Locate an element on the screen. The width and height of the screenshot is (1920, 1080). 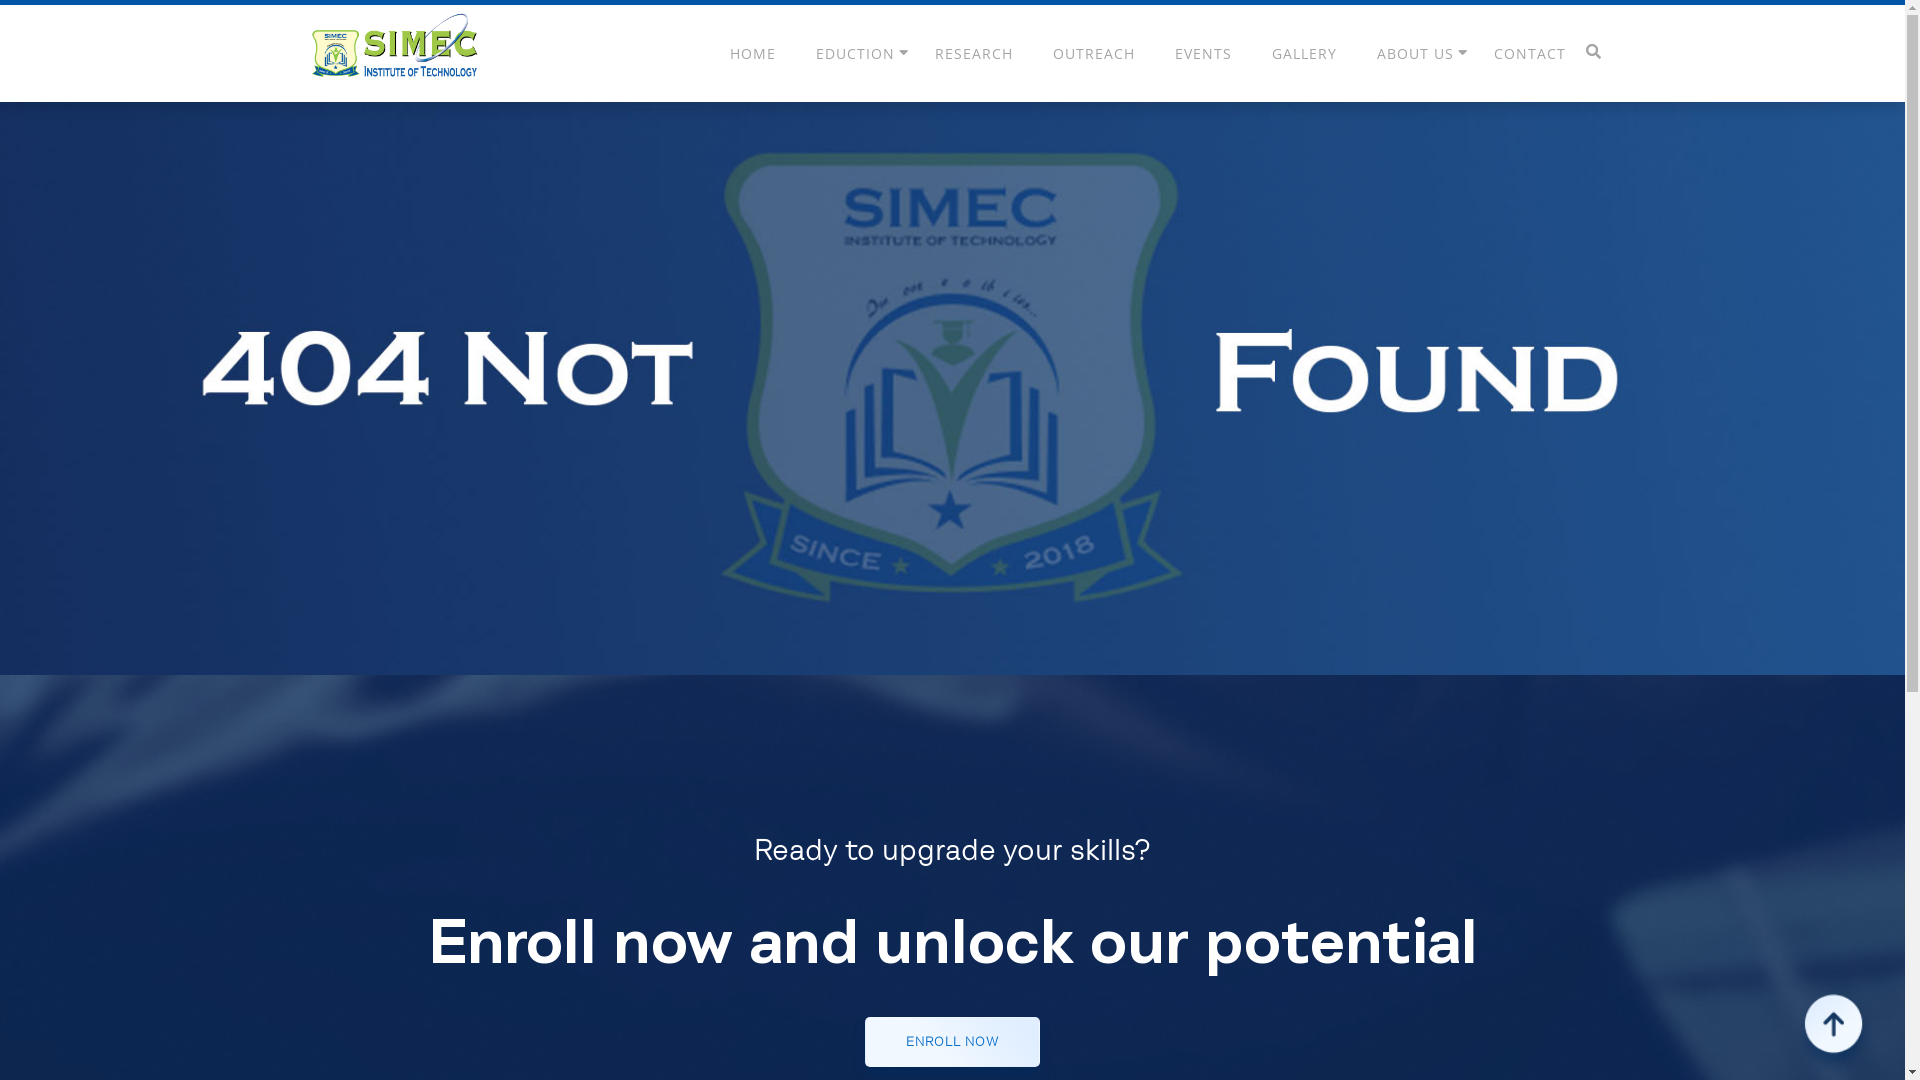
'ENROLL NOW' is located at coordinates (951, 1040).